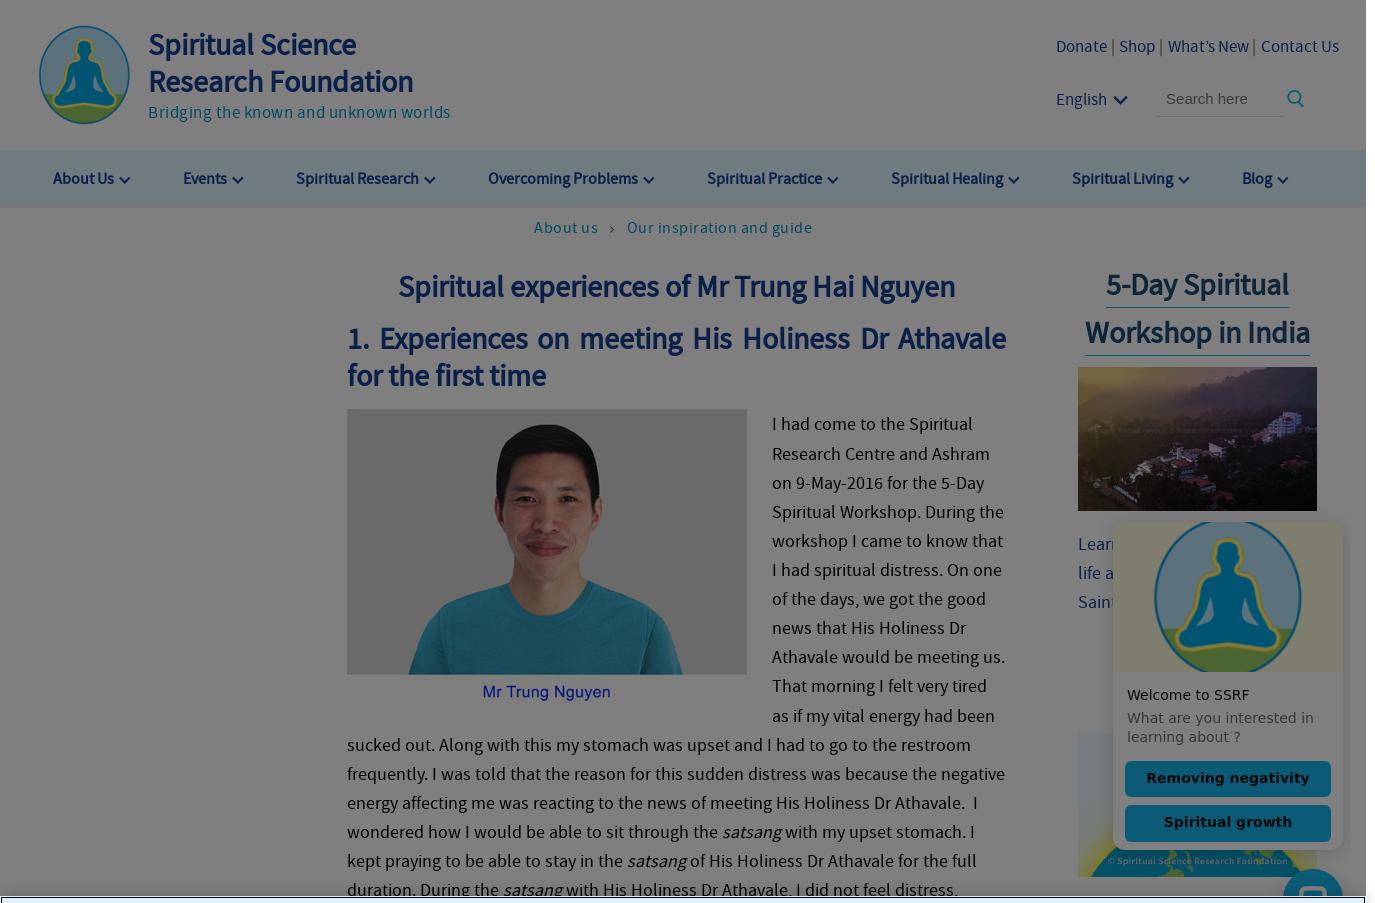  What do you see at coordinates (1079, 43) in the screenshot?
I see `'Donate'` at bounding box center [1079, 43].